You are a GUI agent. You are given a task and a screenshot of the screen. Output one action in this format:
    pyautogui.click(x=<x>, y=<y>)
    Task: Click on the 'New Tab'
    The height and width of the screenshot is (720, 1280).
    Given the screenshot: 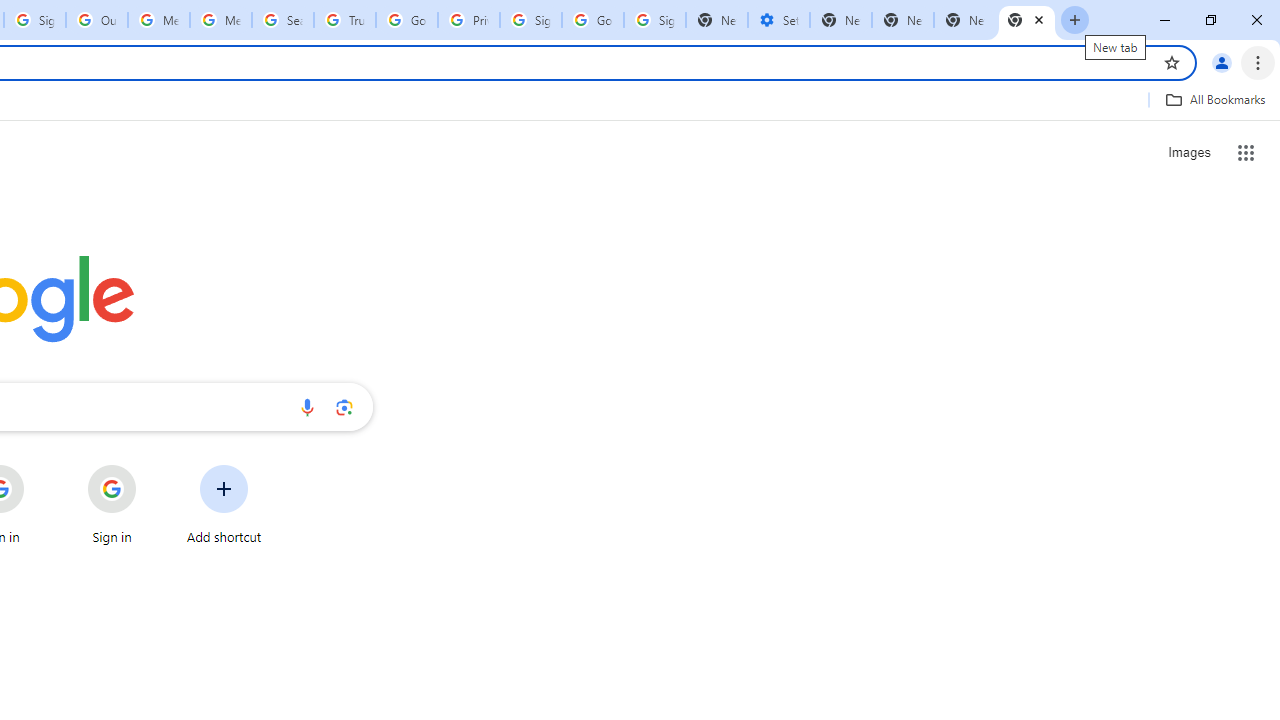 What is the action you would take?
    pyautogui.click(x=1027, y=20)
    